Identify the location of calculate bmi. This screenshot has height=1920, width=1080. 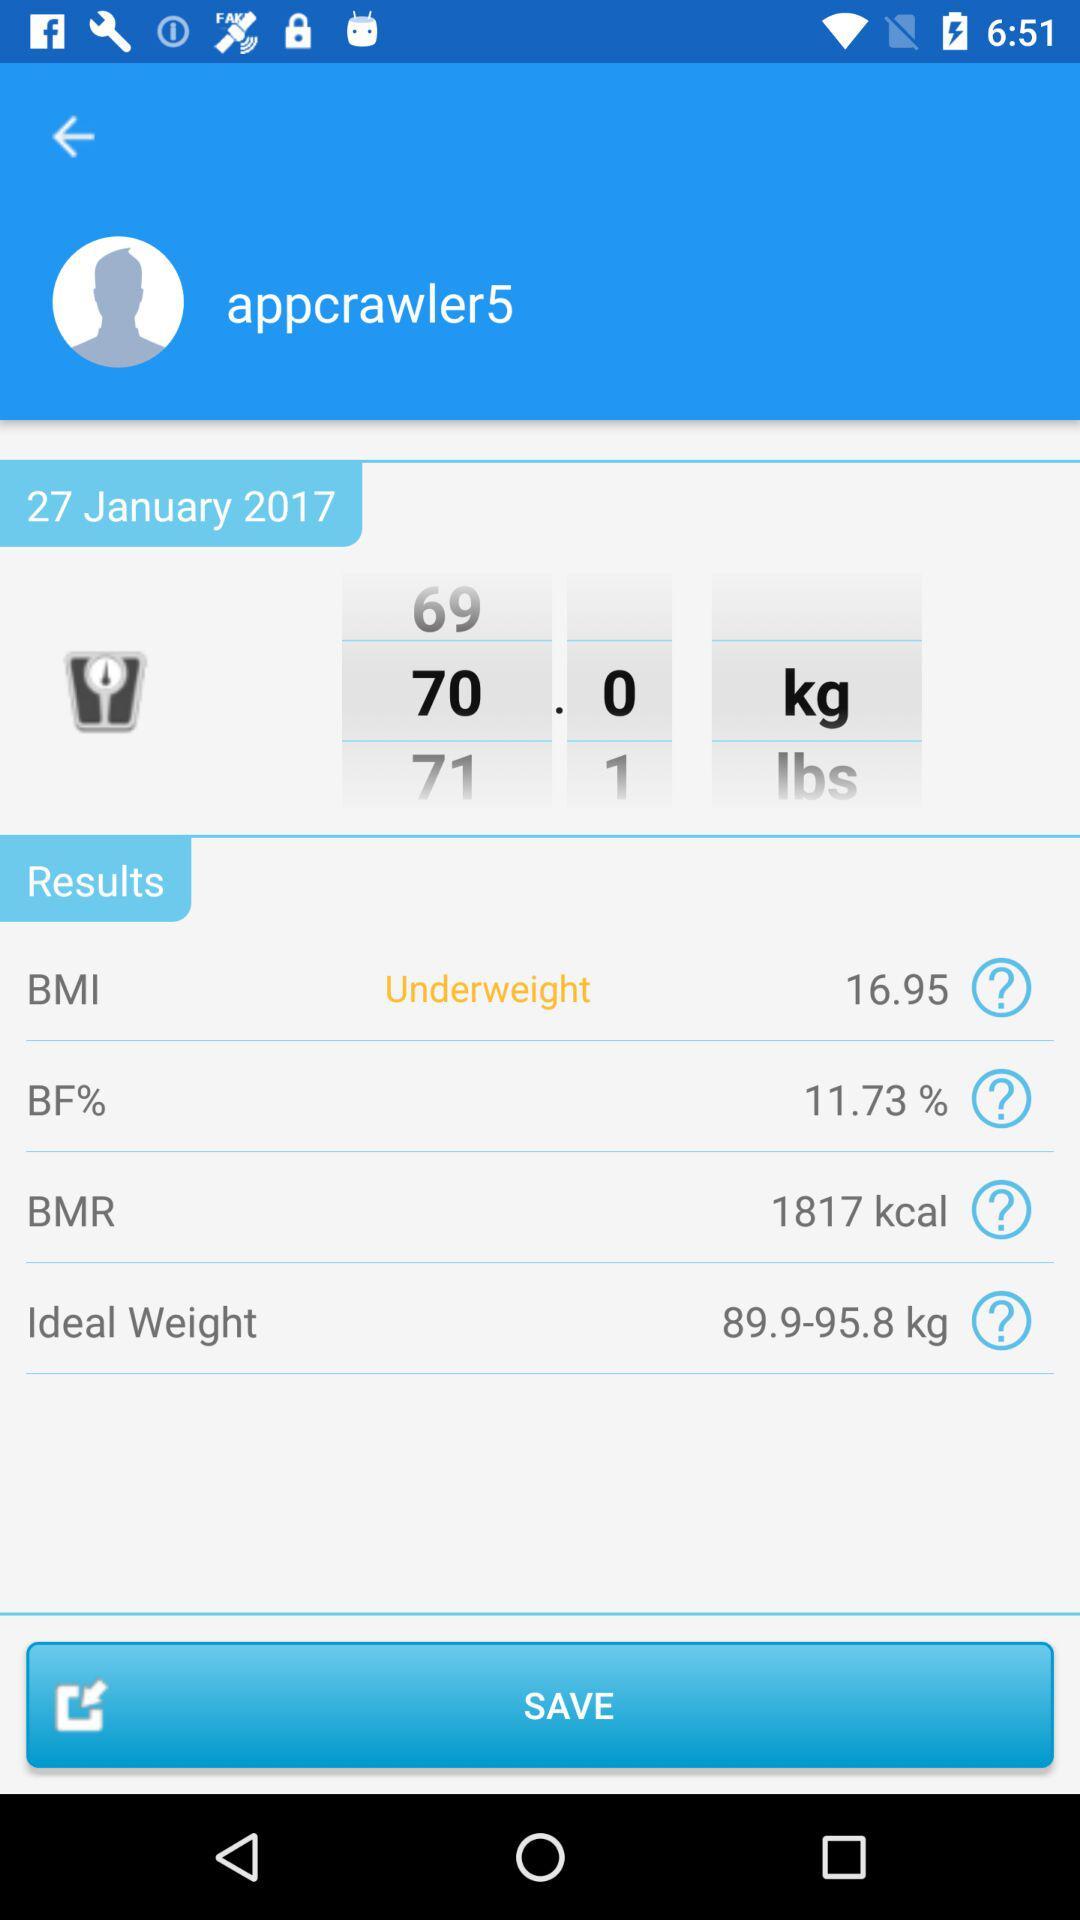
(1001, 987).